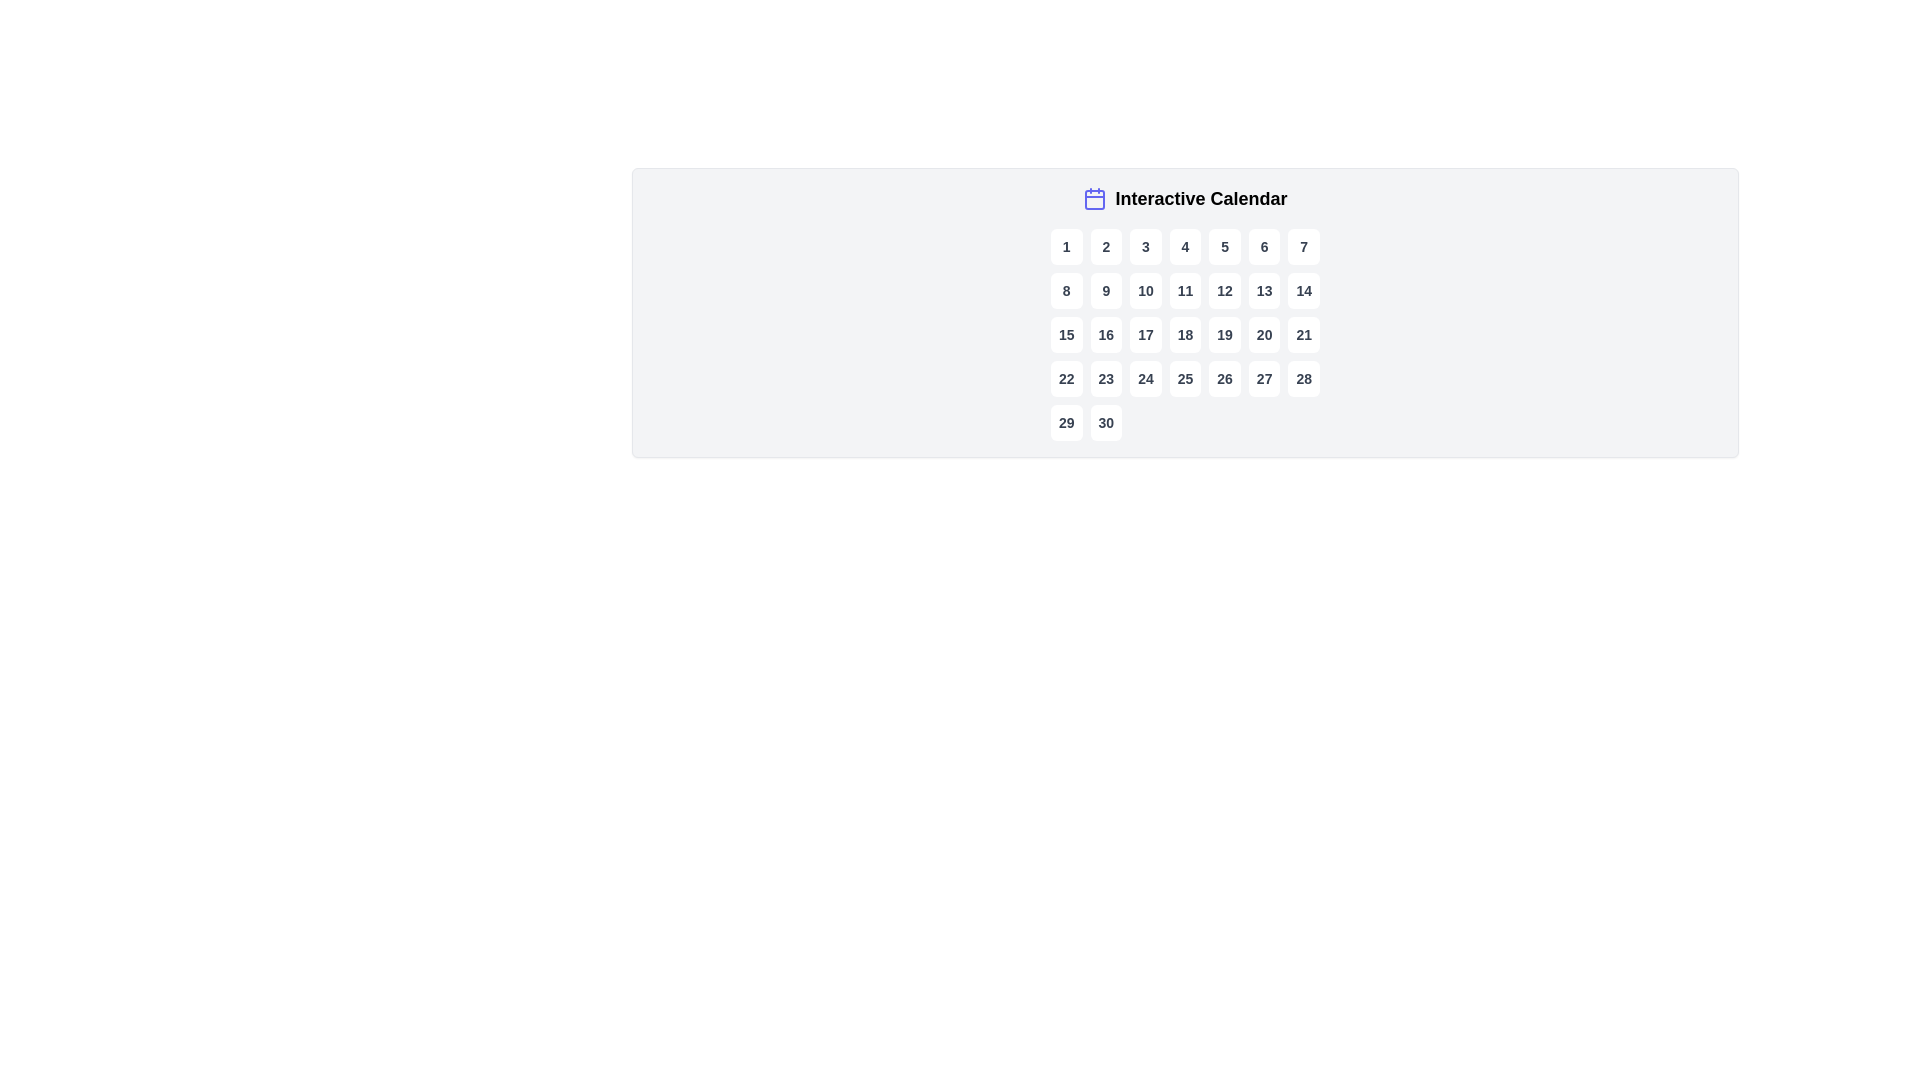 Image resolution: width=1920 pixels, height=1080 pixels. Describe the element at coordinates (1263, 290) in the screenshot. I see `the button representing the 13th day of the month in the interactive calendar` at that location.